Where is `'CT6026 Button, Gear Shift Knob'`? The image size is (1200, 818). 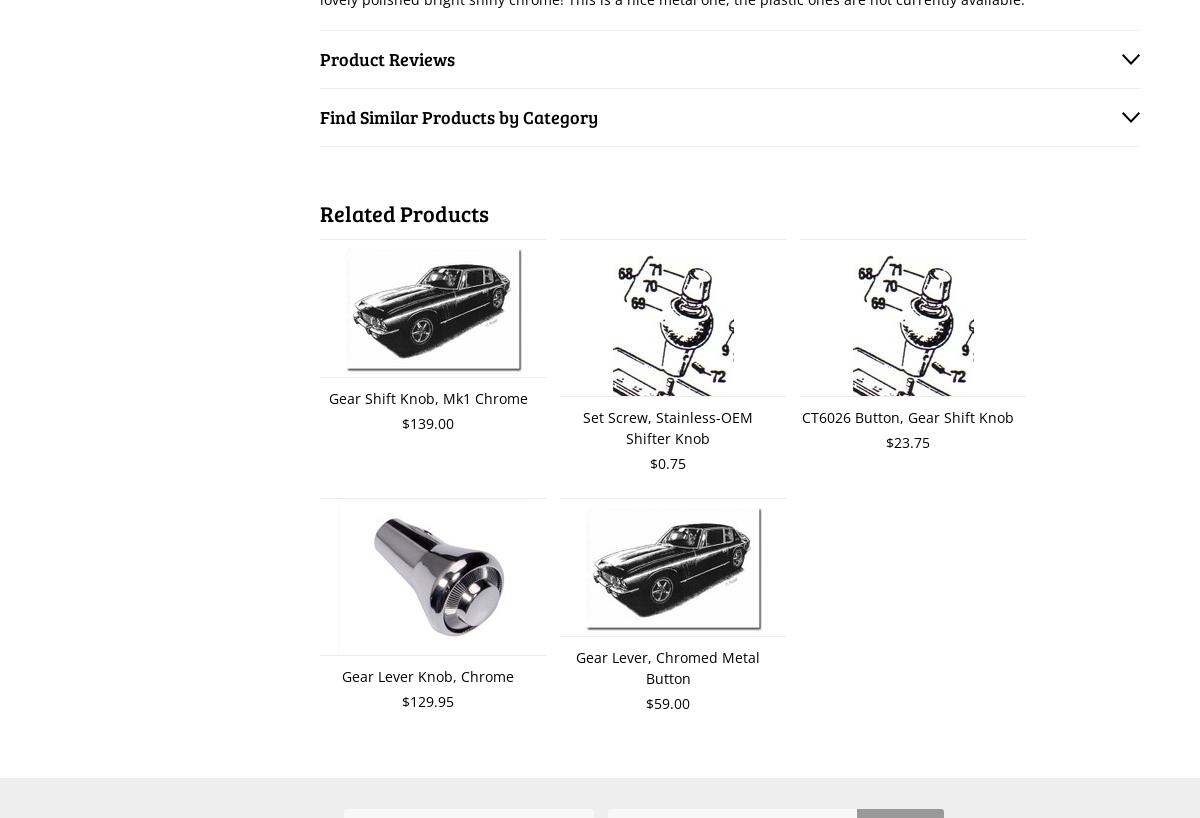 'CT6026 Button, Gear Shift Knob' is located at coordinates (908, 416).